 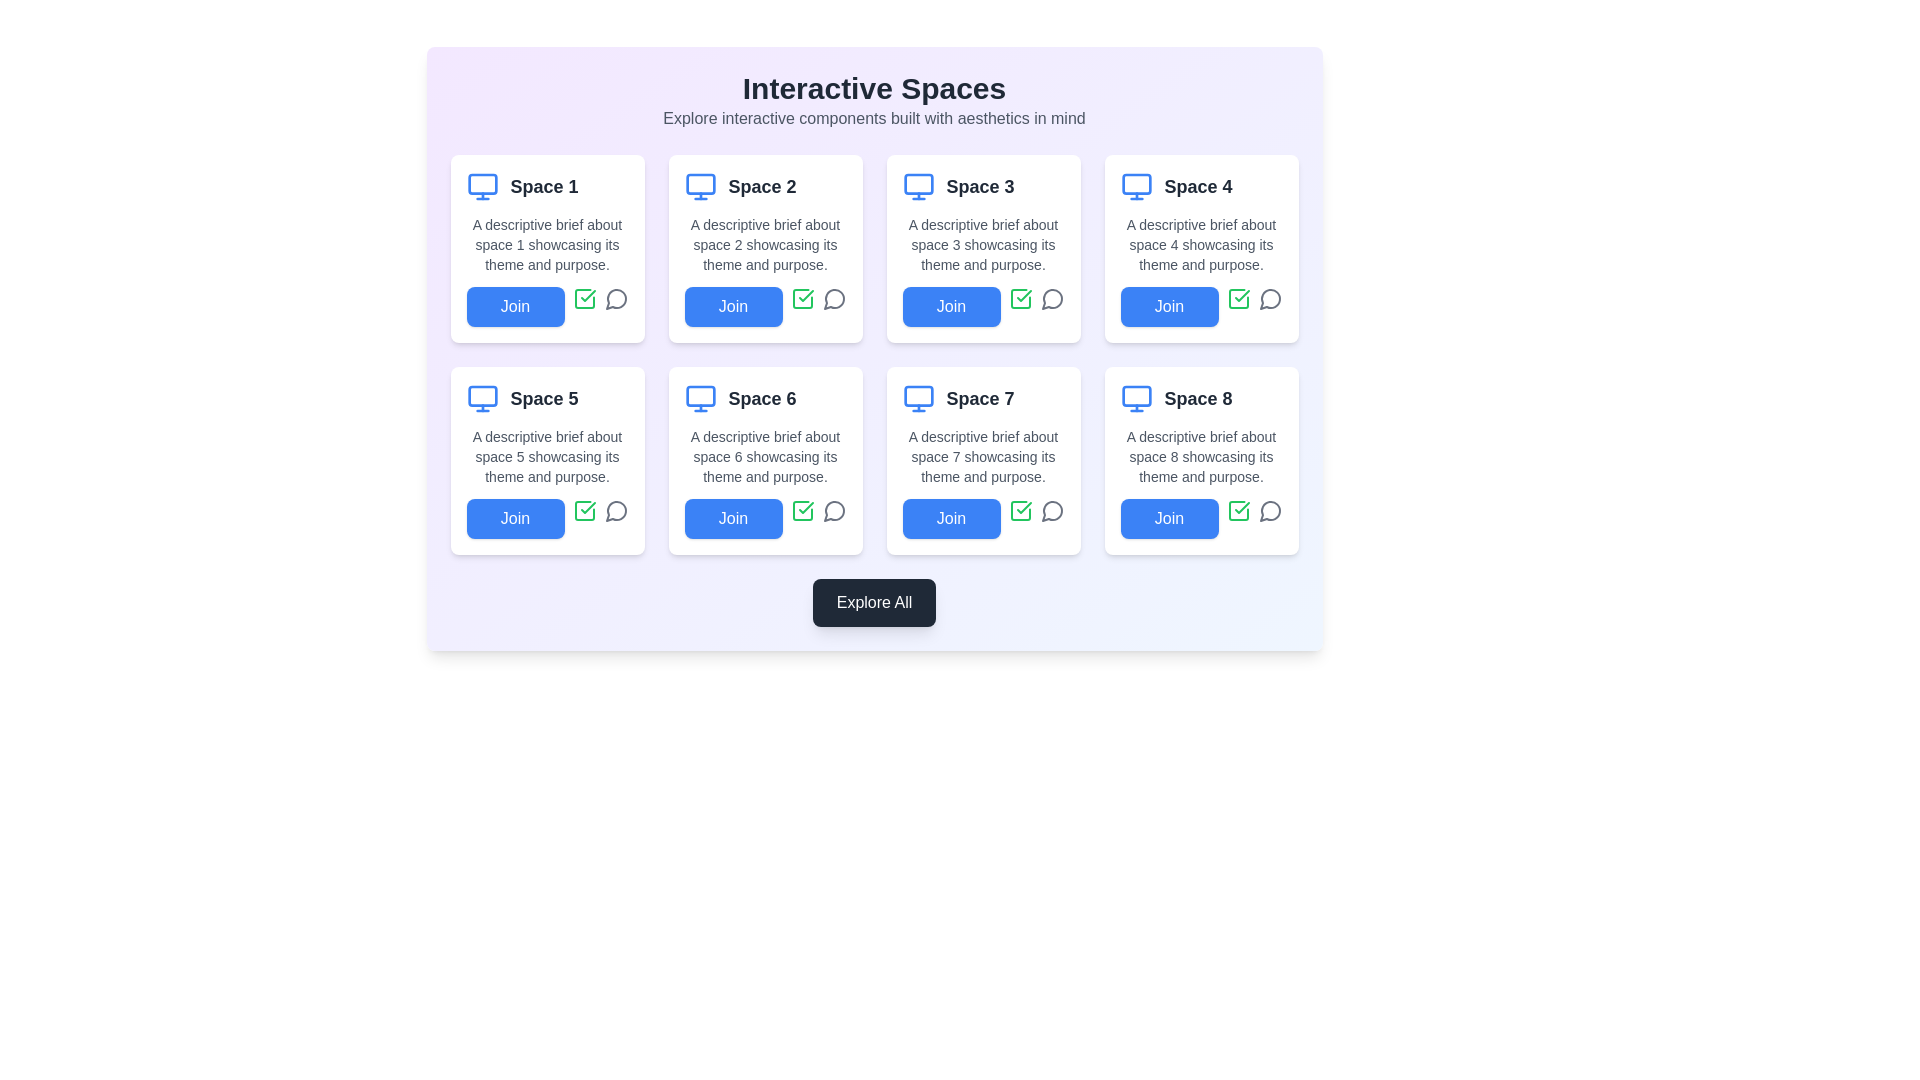 I want to click on the static text label that serves as the title identifier for the interactive space in the second card of the second row in the grid layout, so click(x=544, y=398).